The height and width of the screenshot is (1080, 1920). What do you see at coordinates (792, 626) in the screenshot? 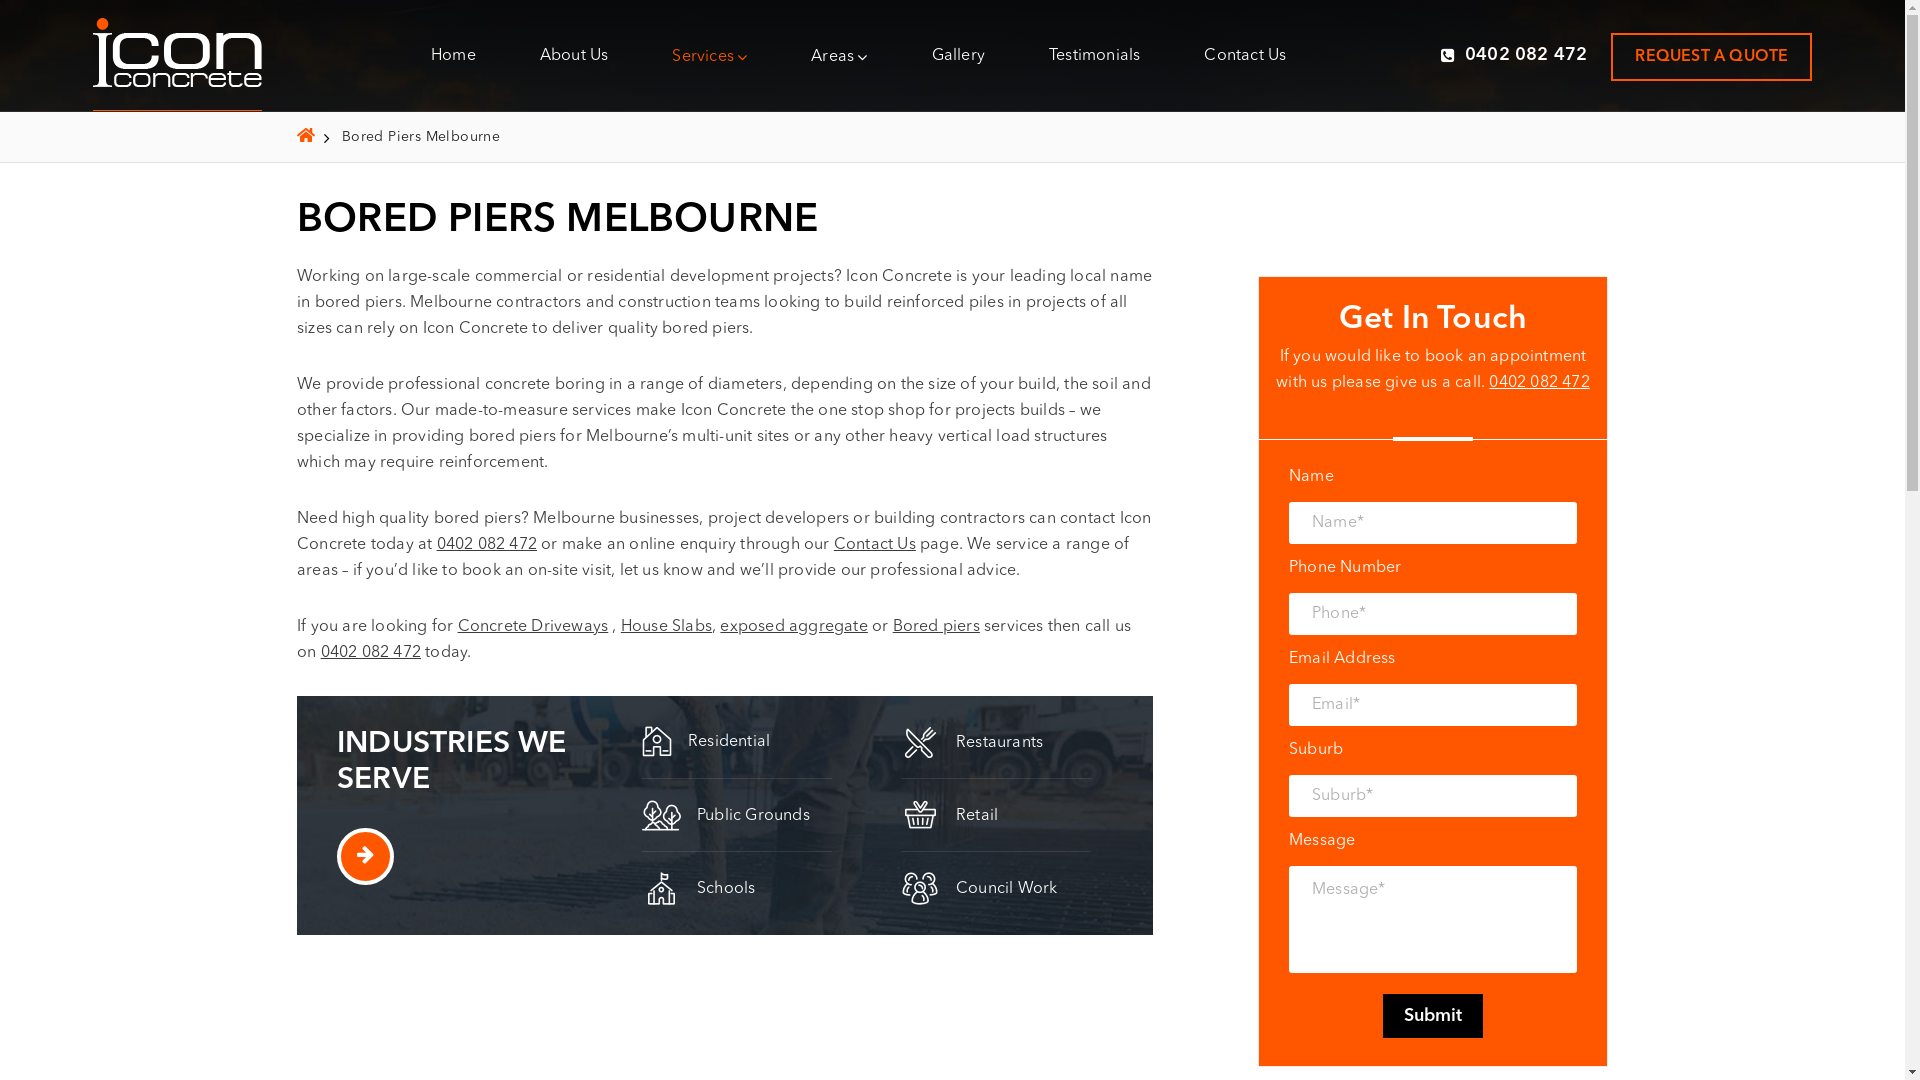
I see `'exposed aggregate'` at bounding box center [792, 626].